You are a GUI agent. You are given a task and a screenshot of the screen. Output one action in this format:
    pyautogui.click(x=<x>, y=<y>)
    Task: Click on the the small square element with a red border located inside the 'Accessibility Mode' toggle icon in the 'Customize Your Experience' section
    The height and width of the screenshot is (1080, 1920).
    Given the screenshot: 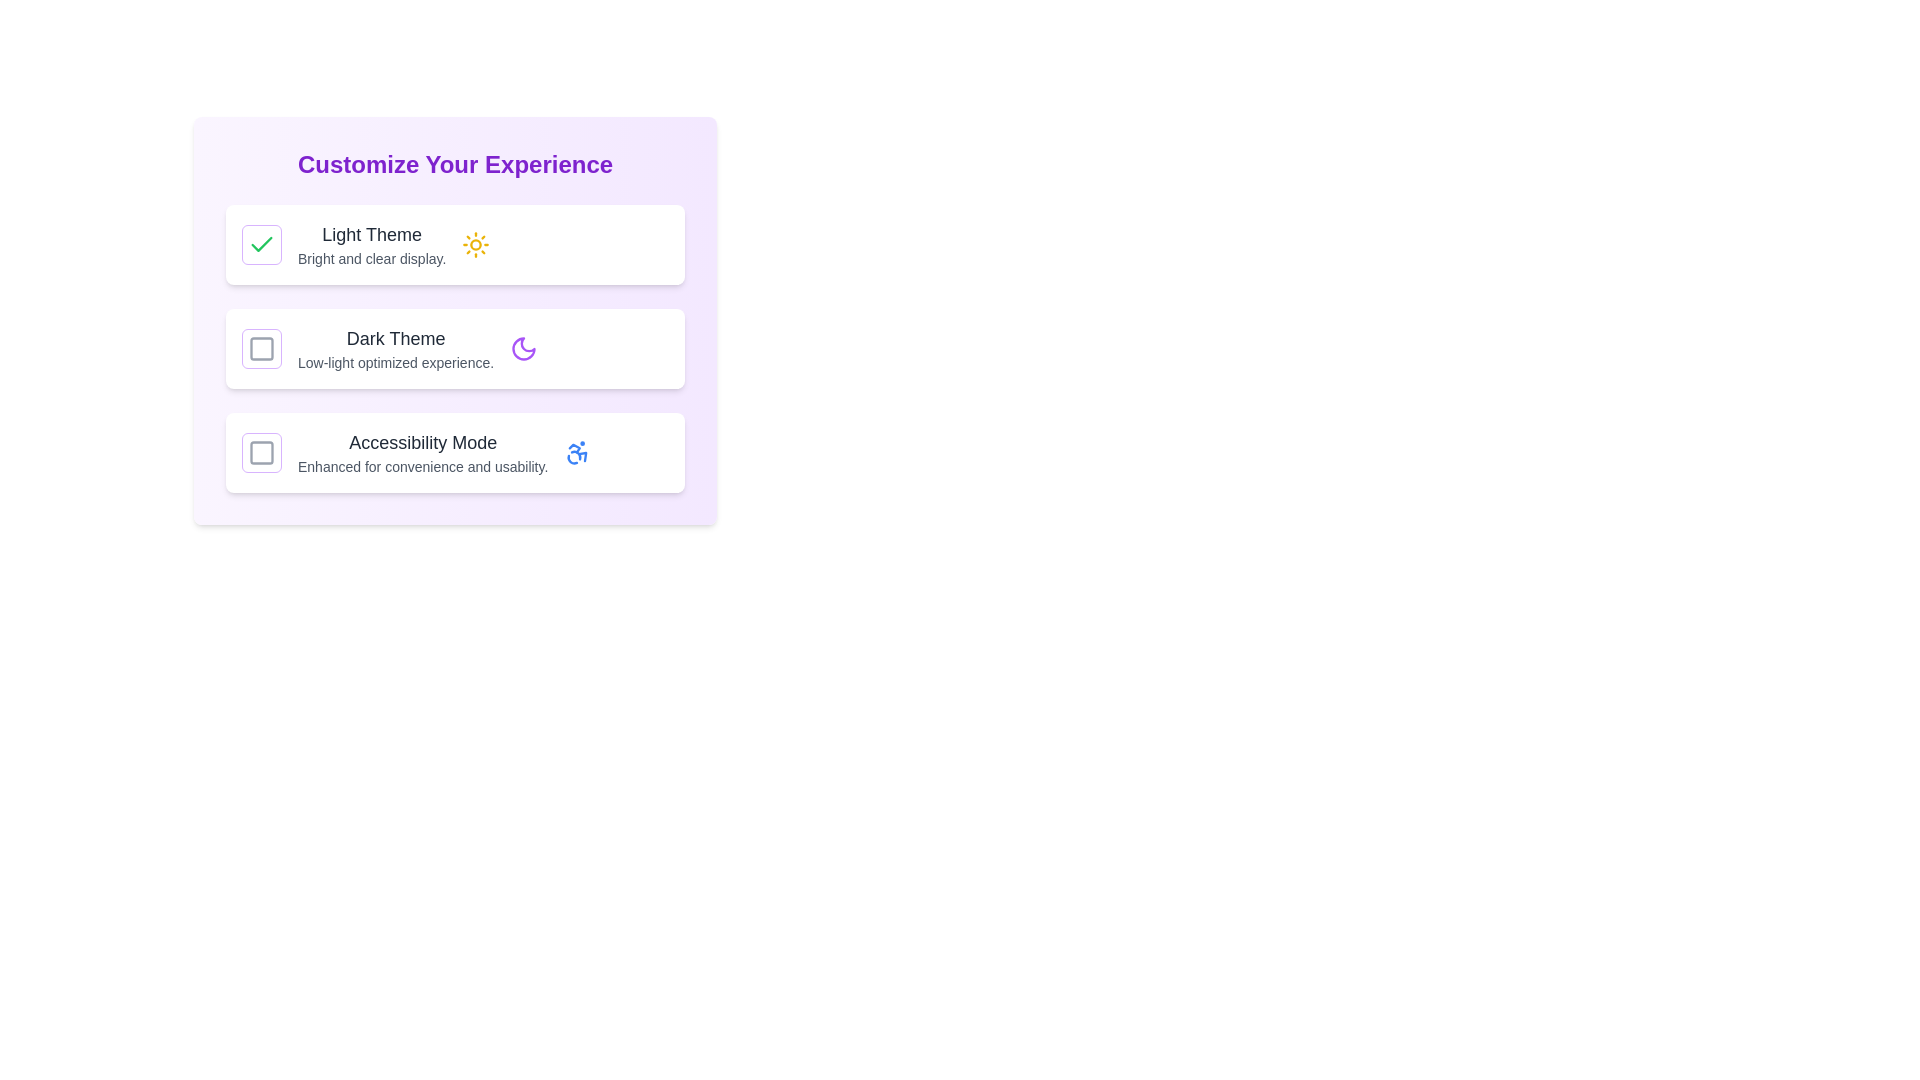 What is the action you would take?
    pyautogui.click(x=261, y=452)
    